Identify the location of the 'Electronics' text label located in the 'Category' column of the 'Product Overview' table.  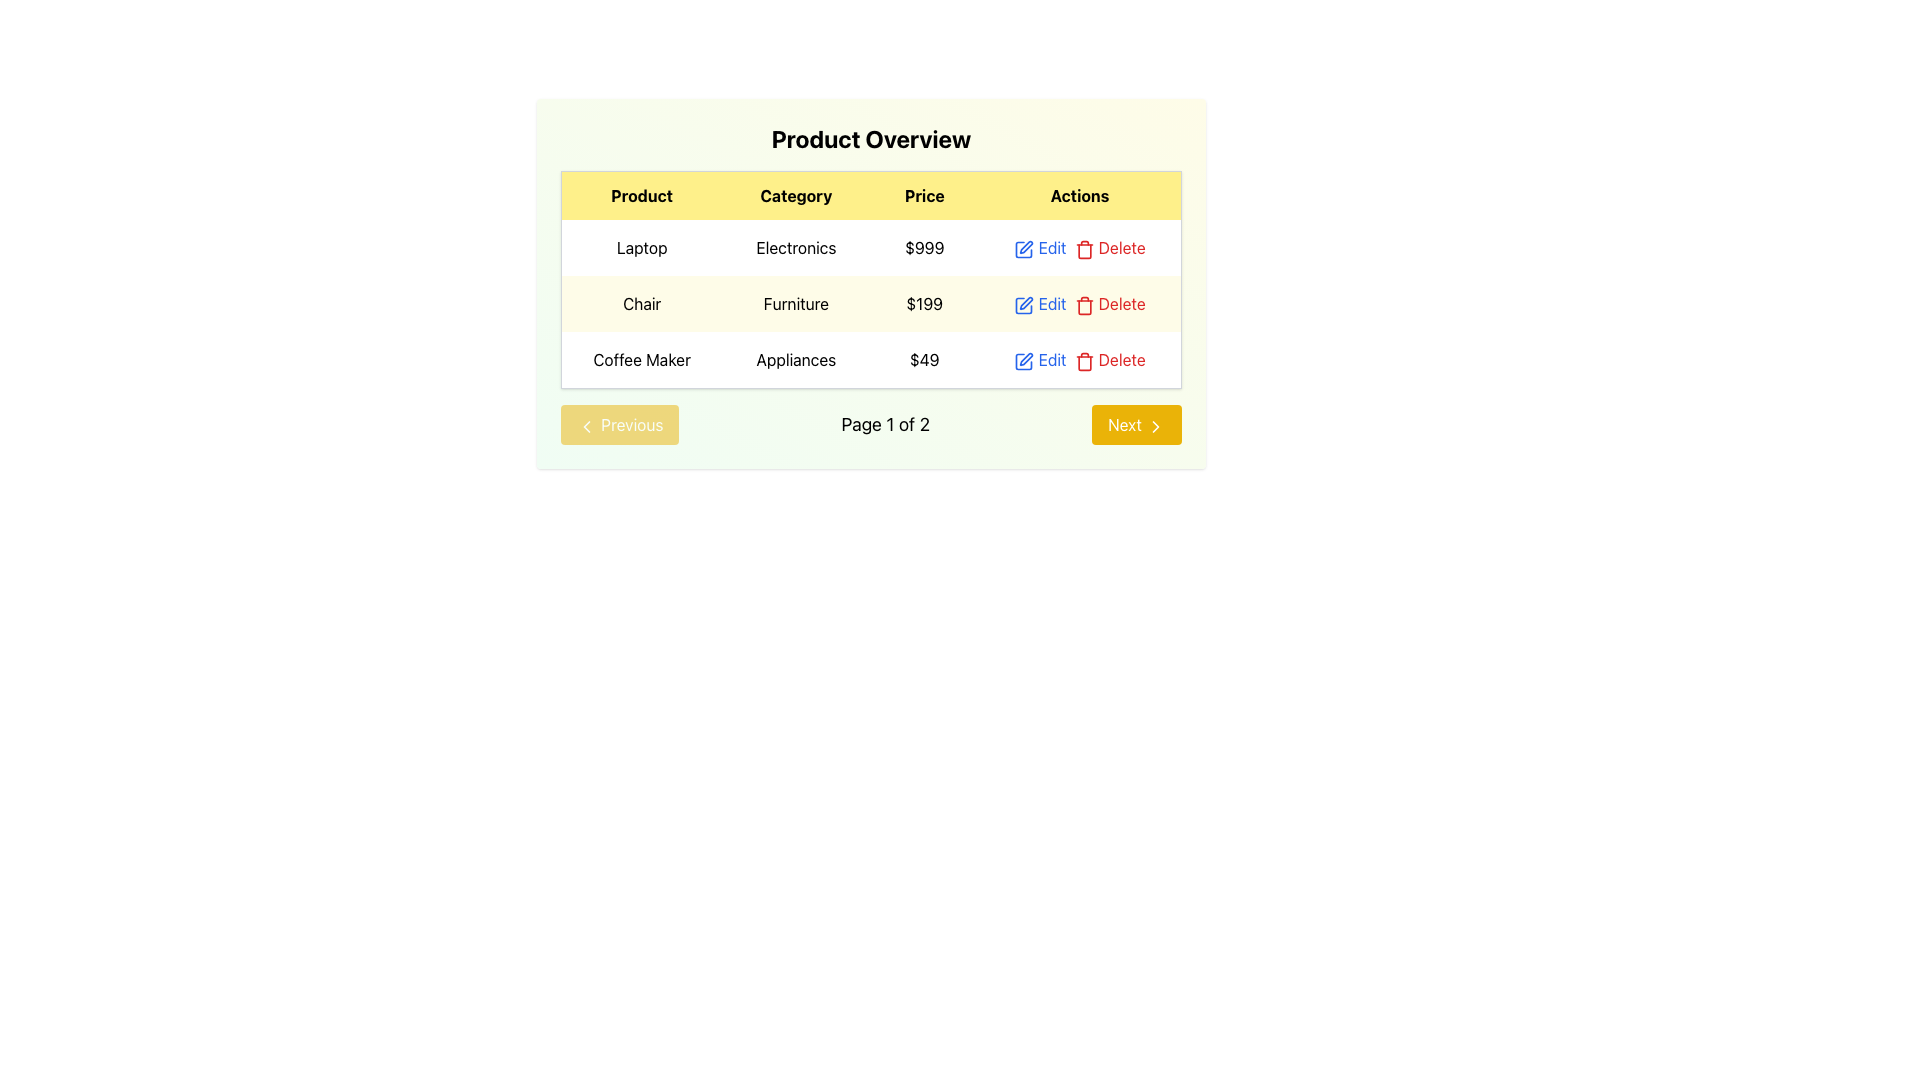
(795, 246).